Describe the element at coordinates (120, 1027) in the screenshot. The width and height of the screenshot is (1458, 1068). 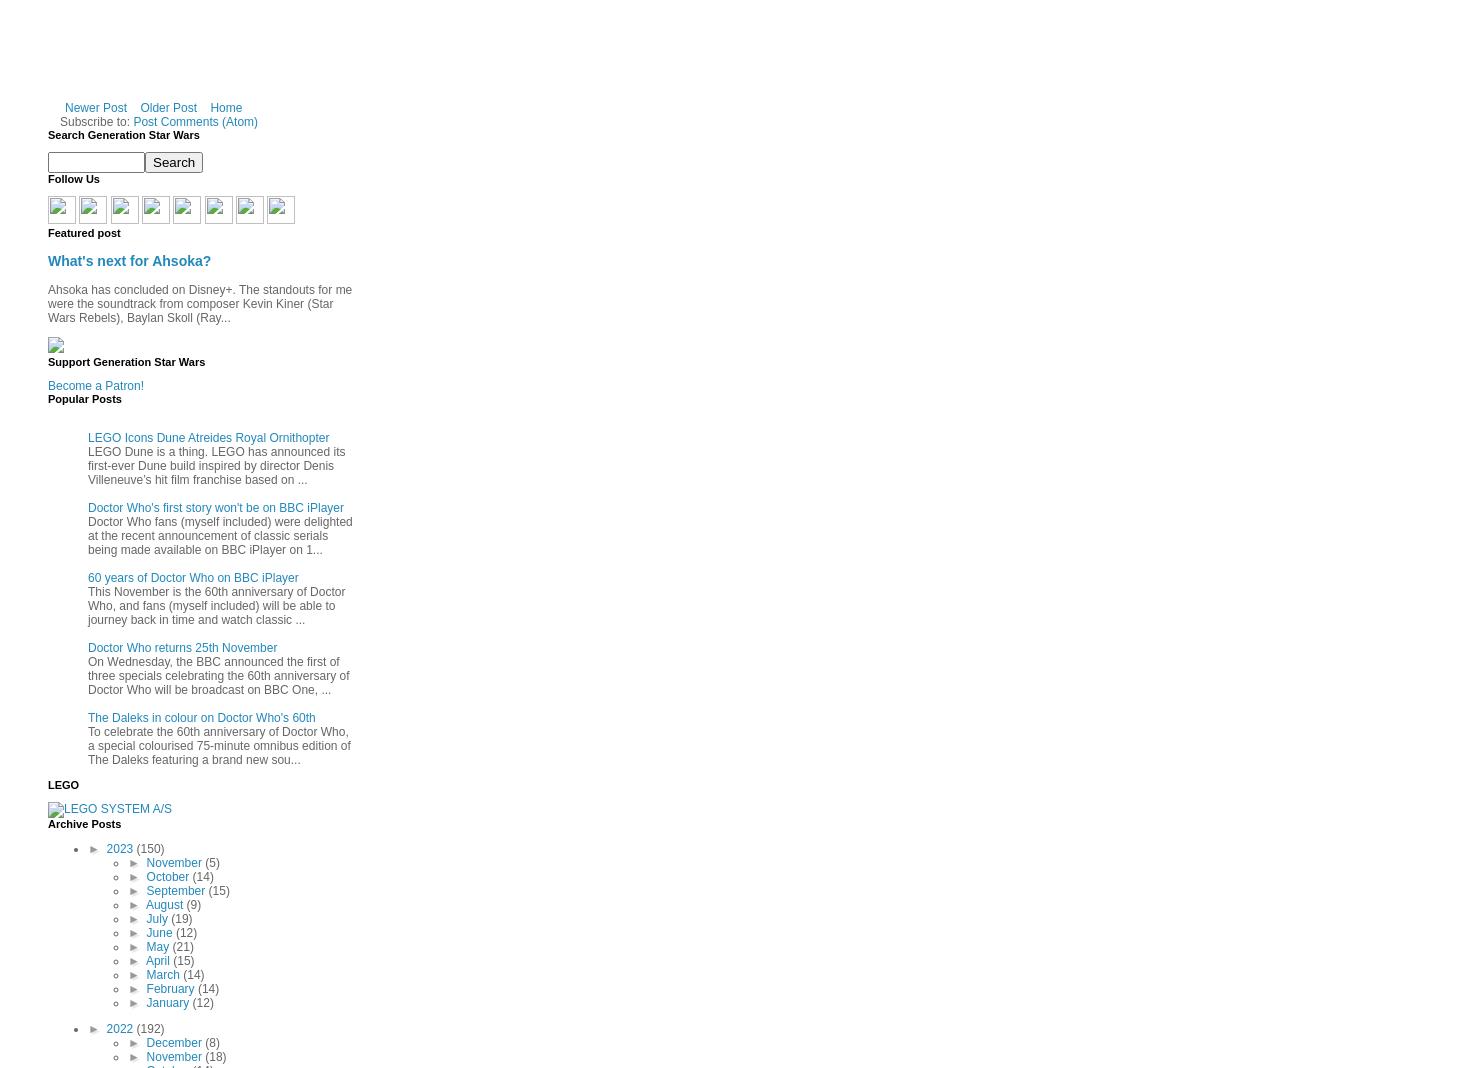
I see `'2022'` at that location.